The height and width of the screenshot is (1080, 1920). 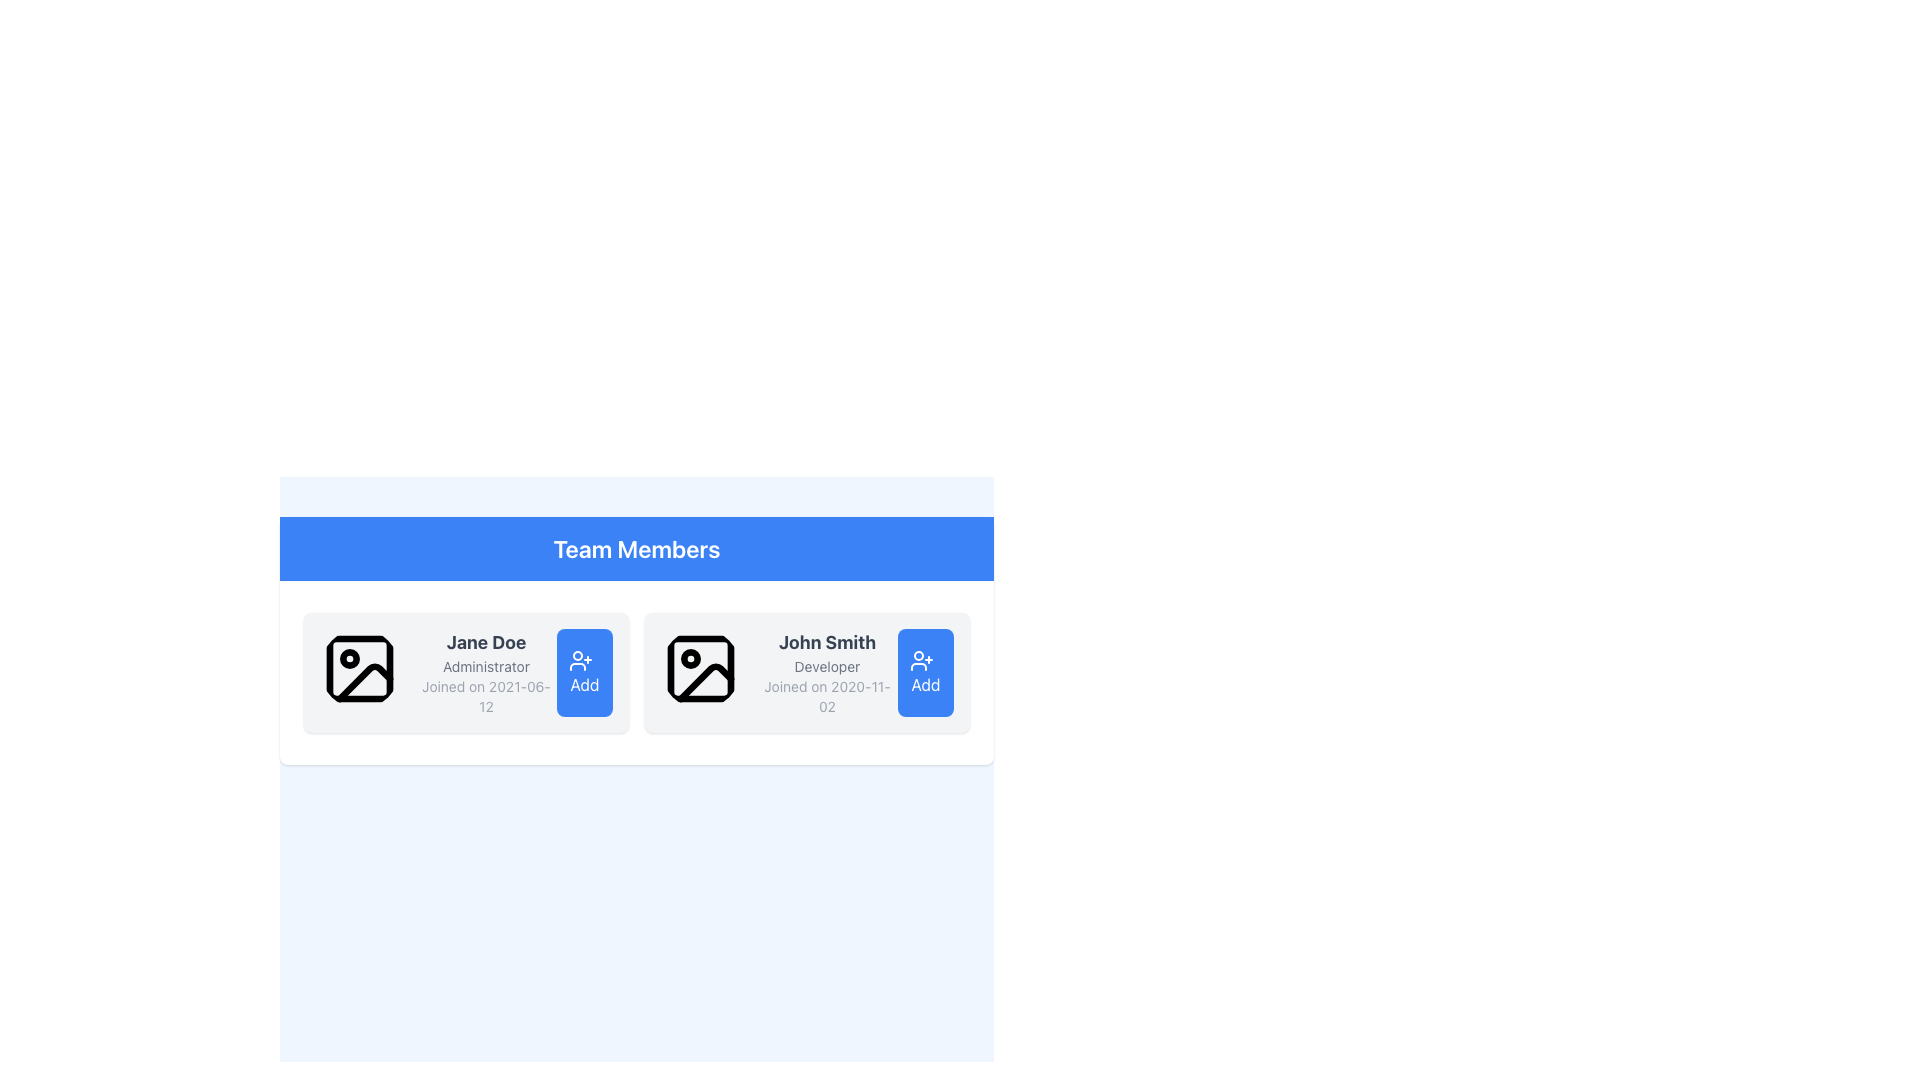 What do you see at coordinates (486, 696) in the screenshot?
I see `the text label displaying 'Joined on 2021-06-12', which is styled in small, gray font and positioned below the 'Administrator' role label` at bounding box center [486, 696].